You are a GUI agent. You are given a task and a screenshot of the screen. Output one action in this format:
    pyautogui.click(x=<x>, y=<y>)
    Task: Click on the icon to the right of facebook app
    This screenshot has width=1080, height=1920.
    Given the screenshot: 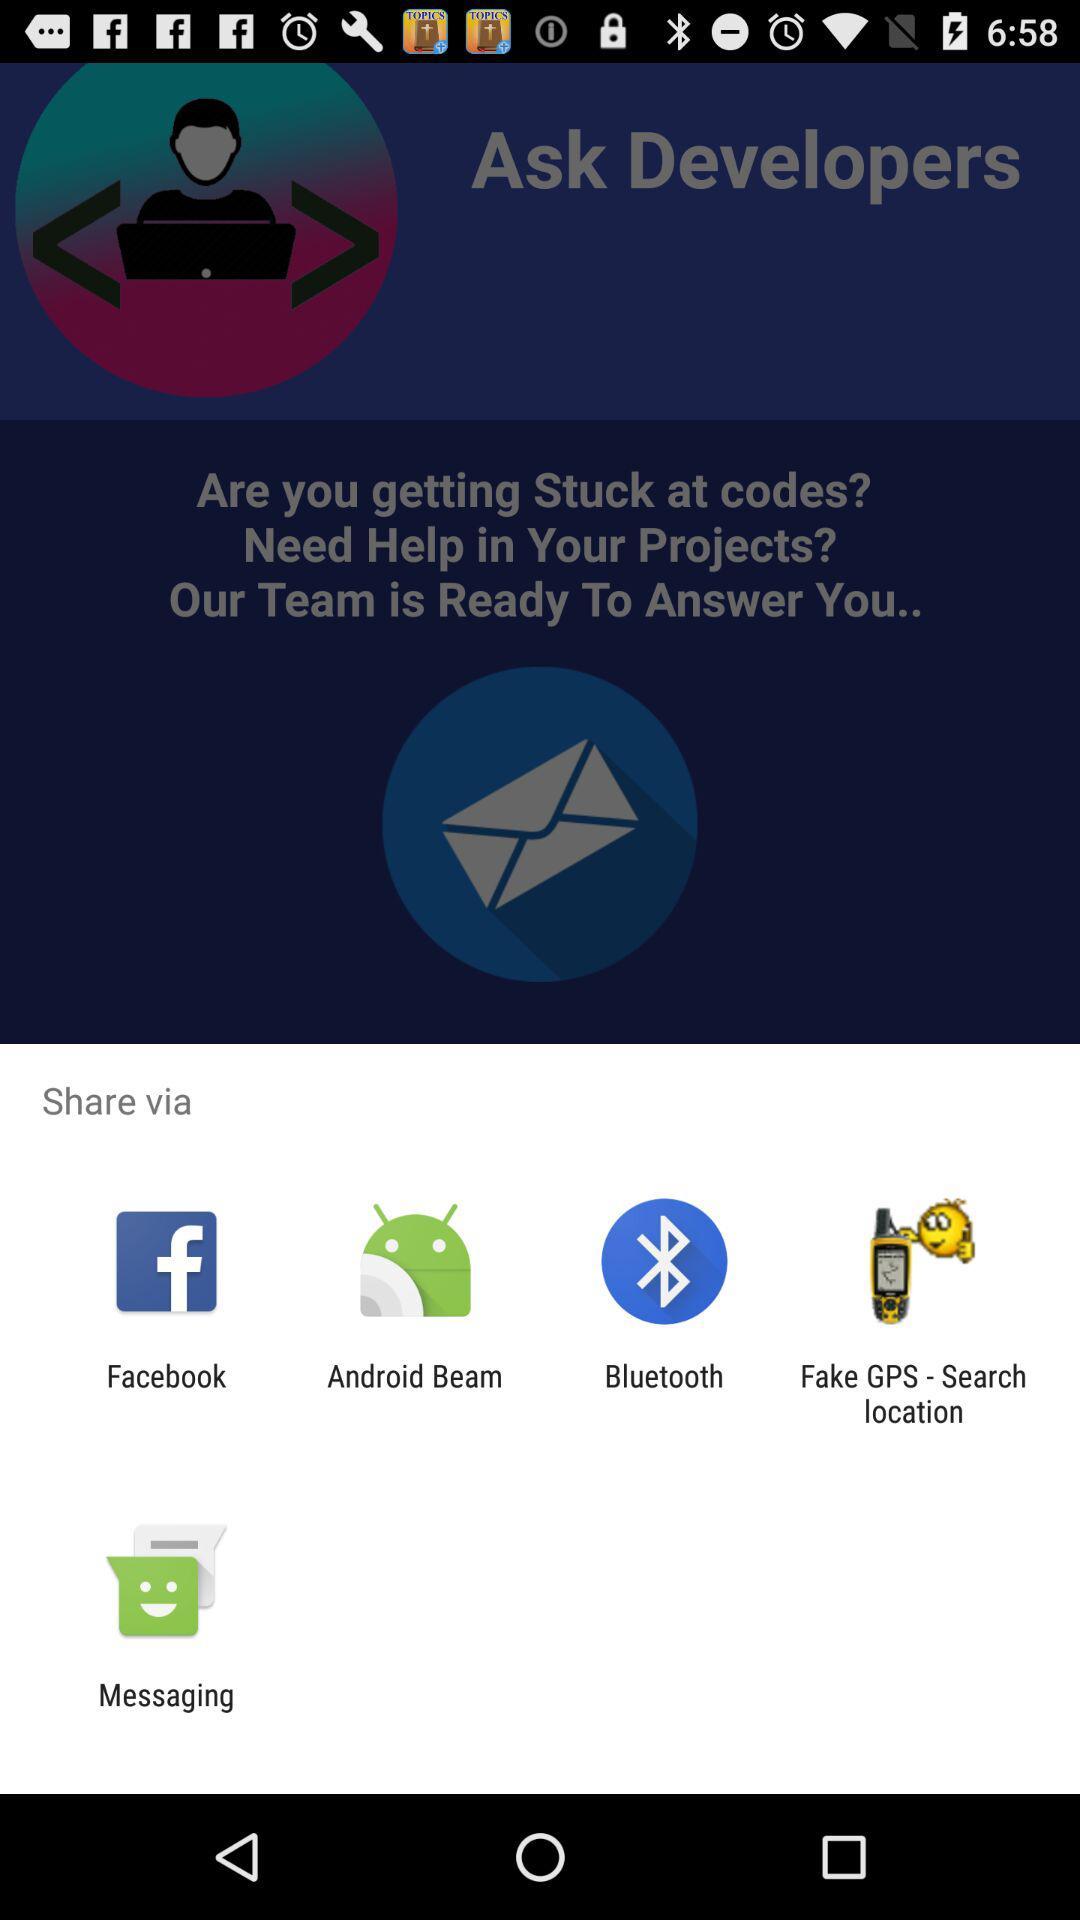 What is the action you would take?
    pyautogui.click(x=414, y=1392)
    